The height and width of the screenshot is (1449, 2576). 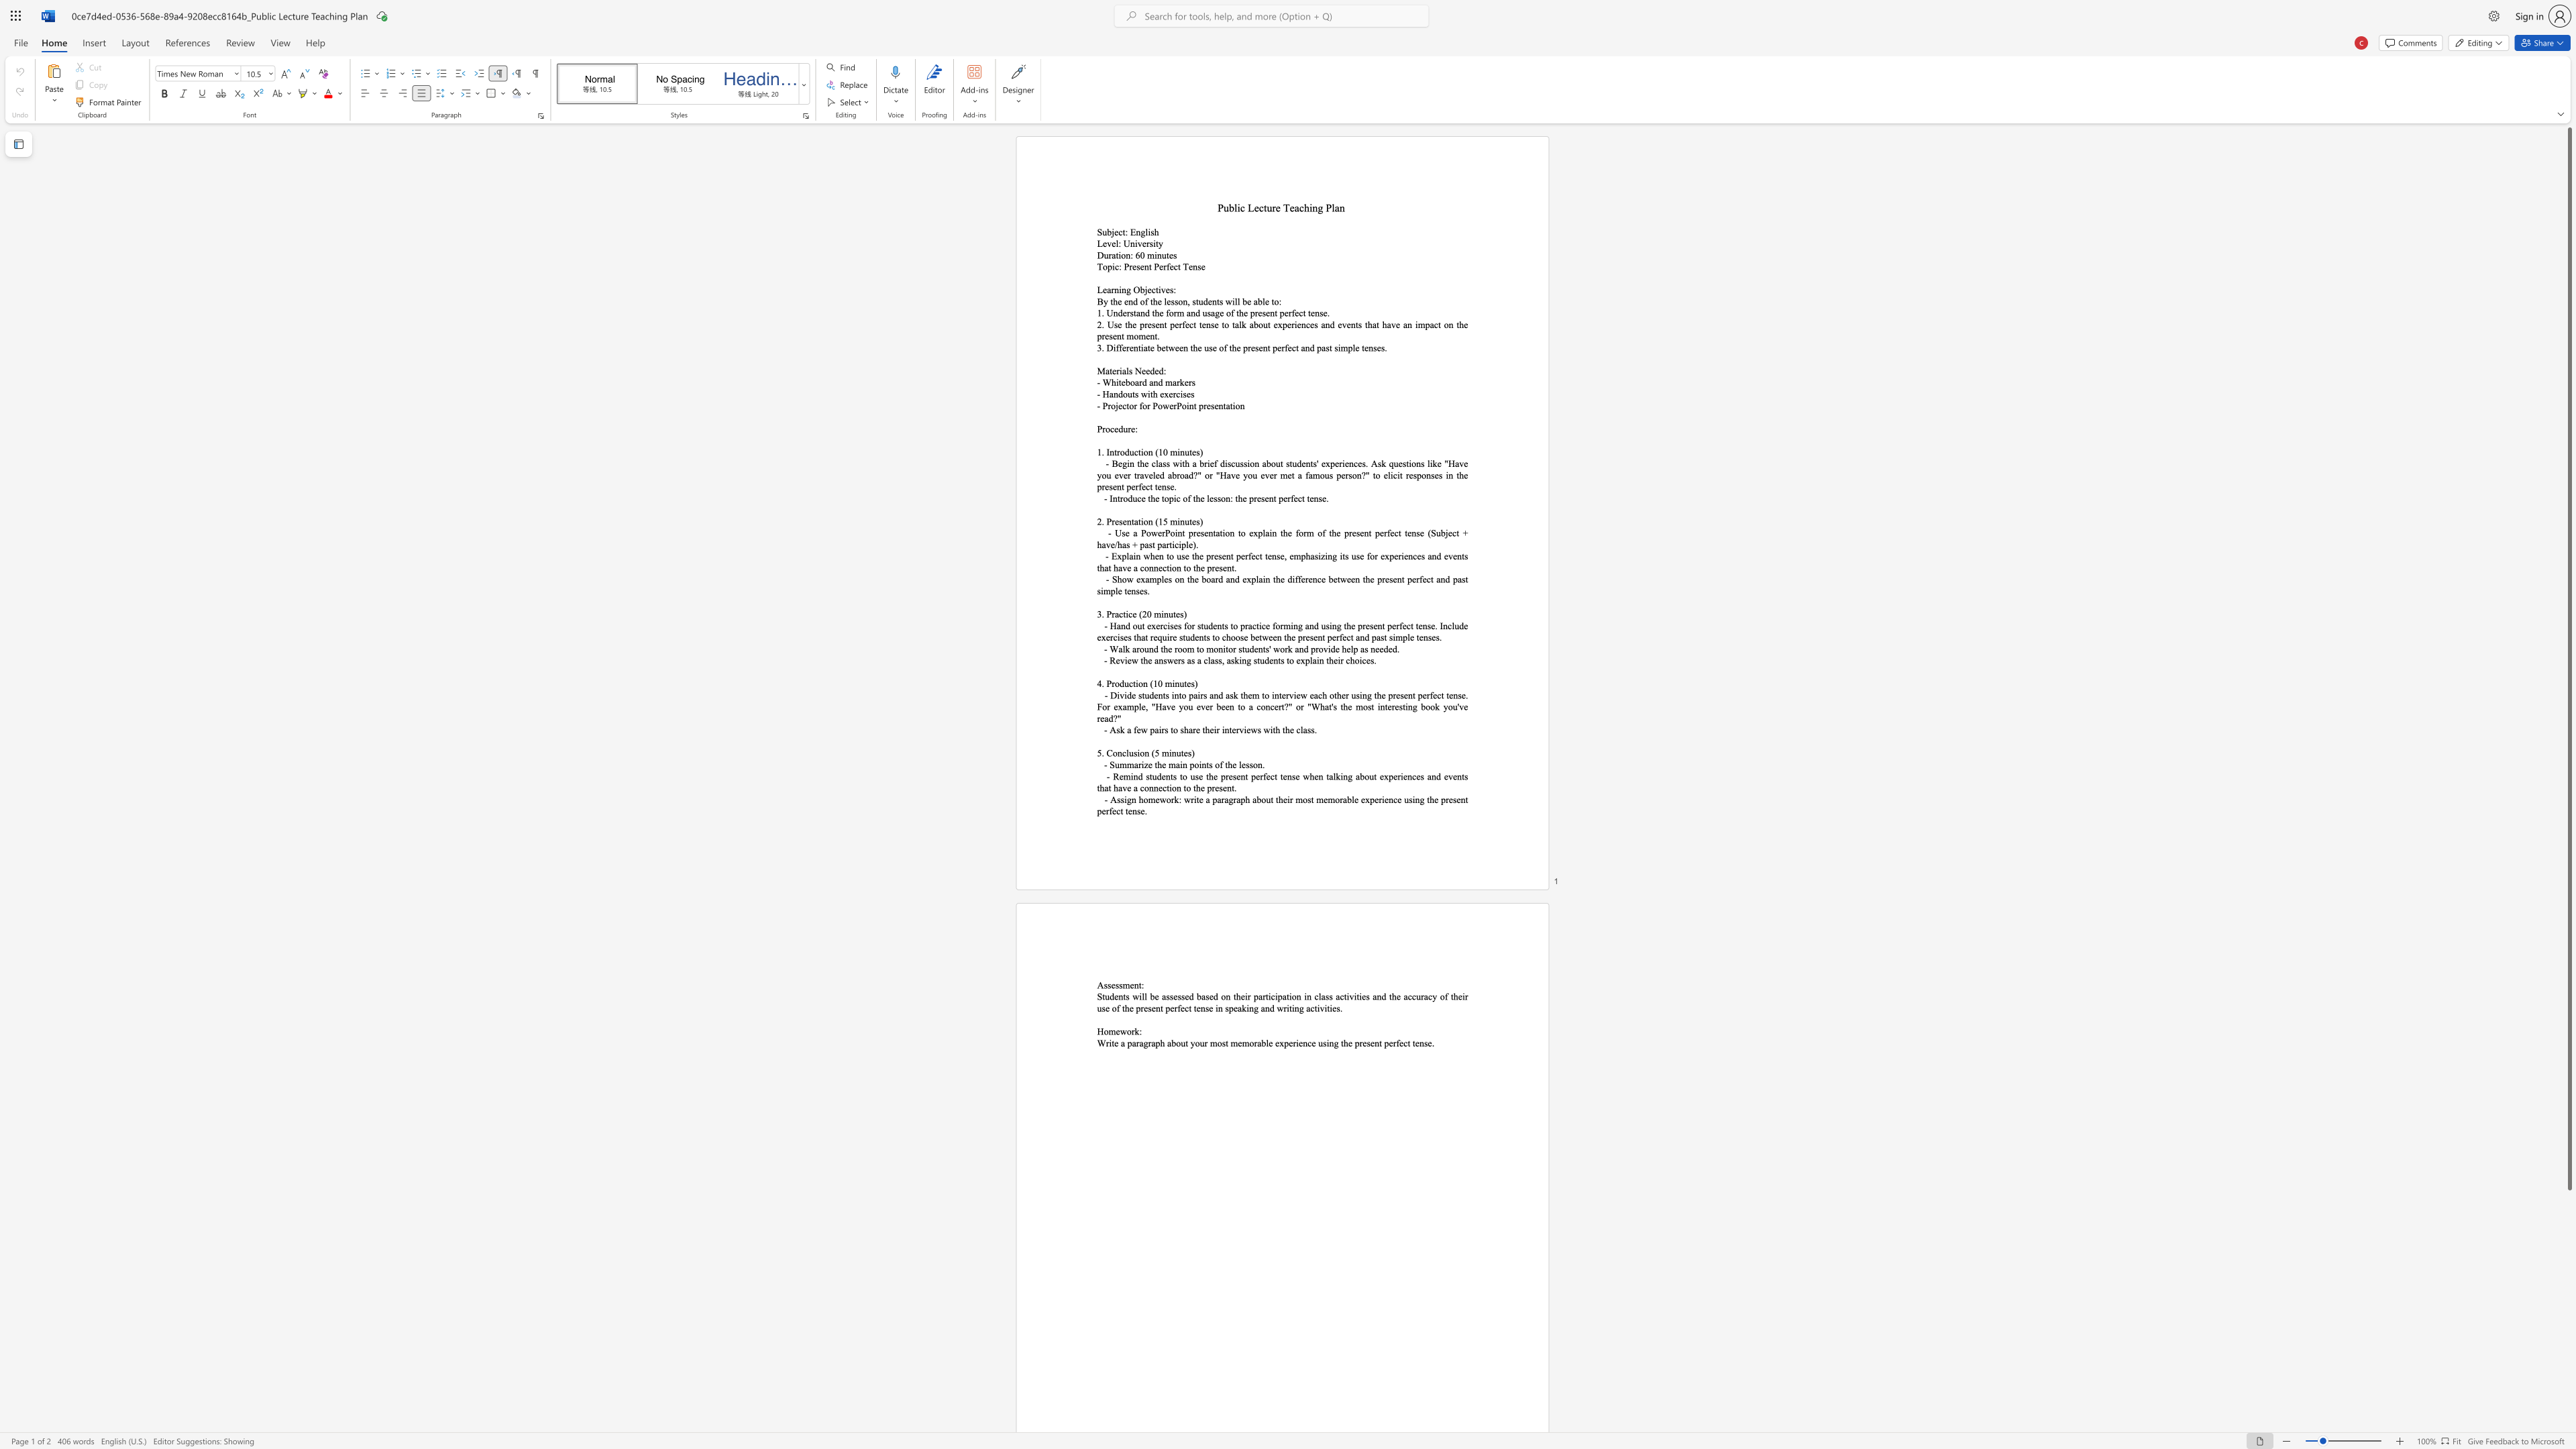 What do you see at coordinates (1149, 452) in the screenshot?
I see `the 2th character "n" in the text` at bounding box center [1149, 452].